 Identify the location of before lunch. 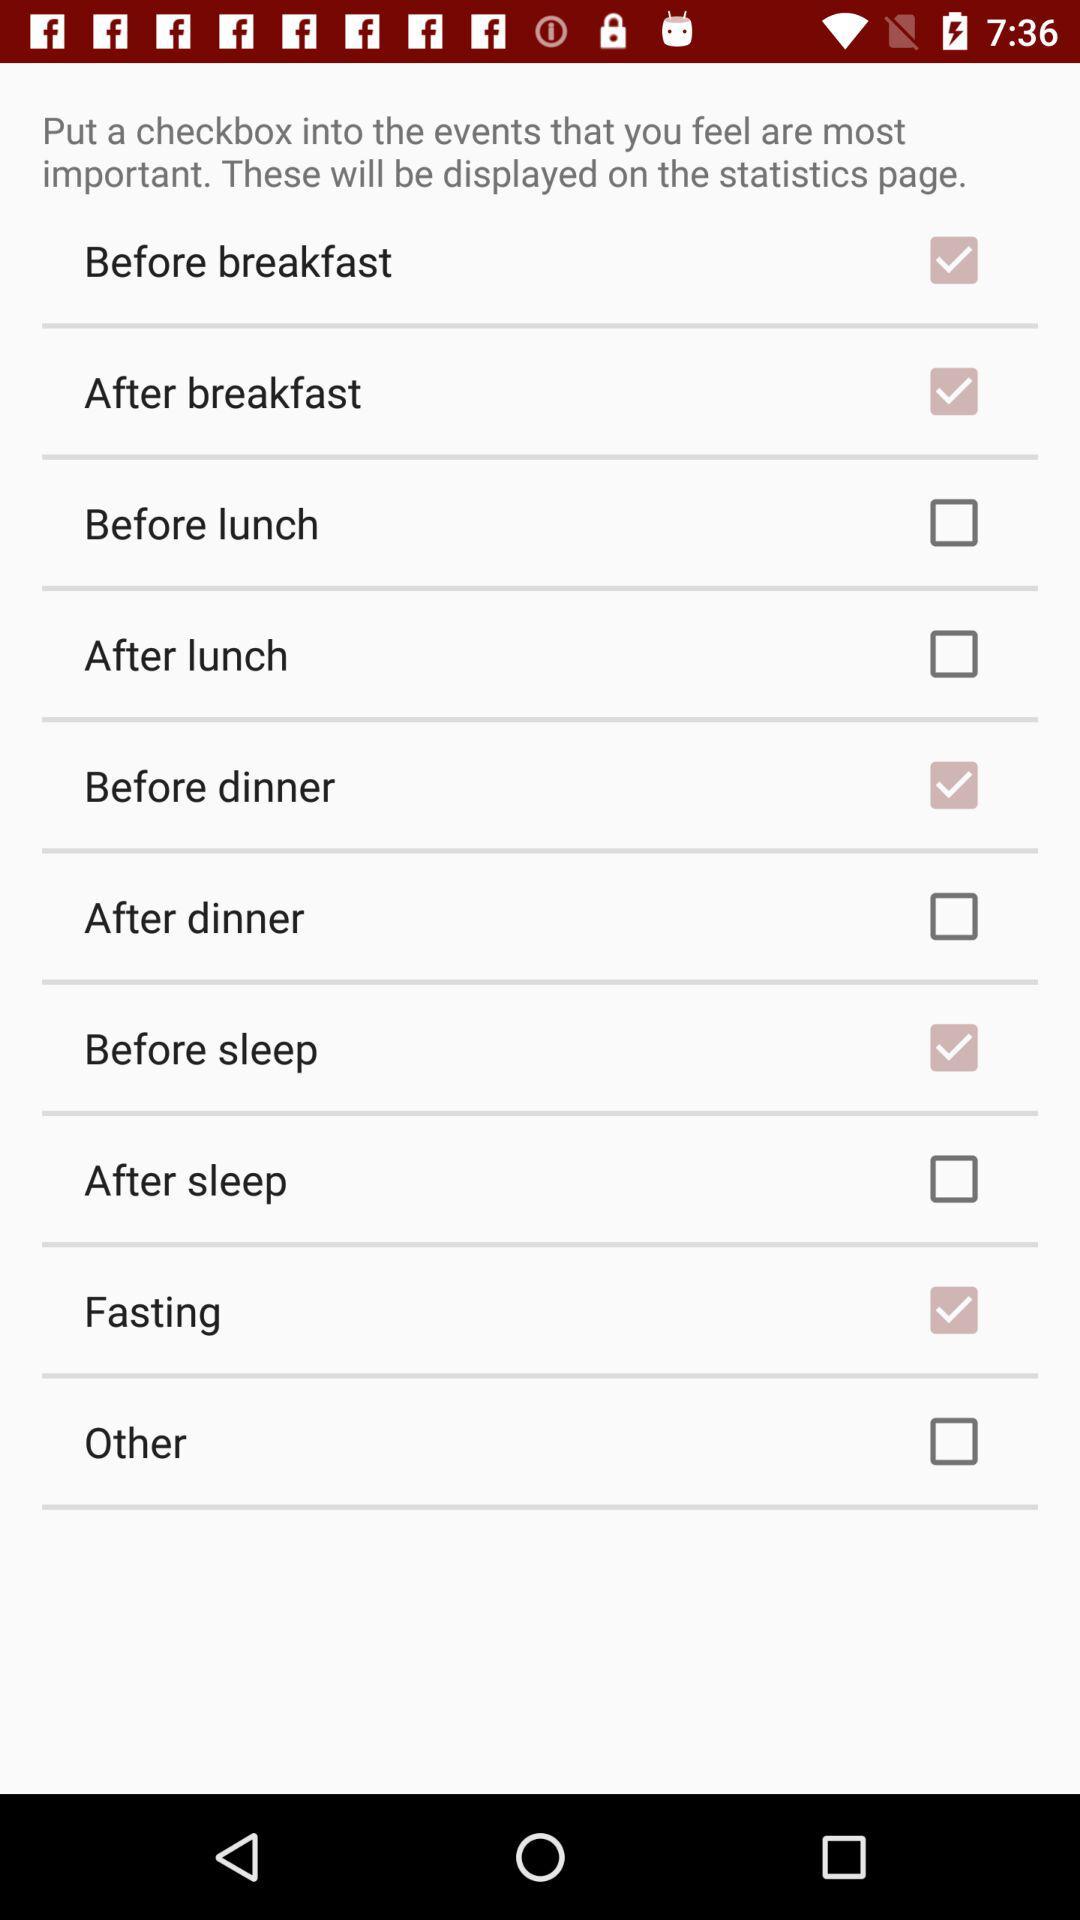
(540, 522).